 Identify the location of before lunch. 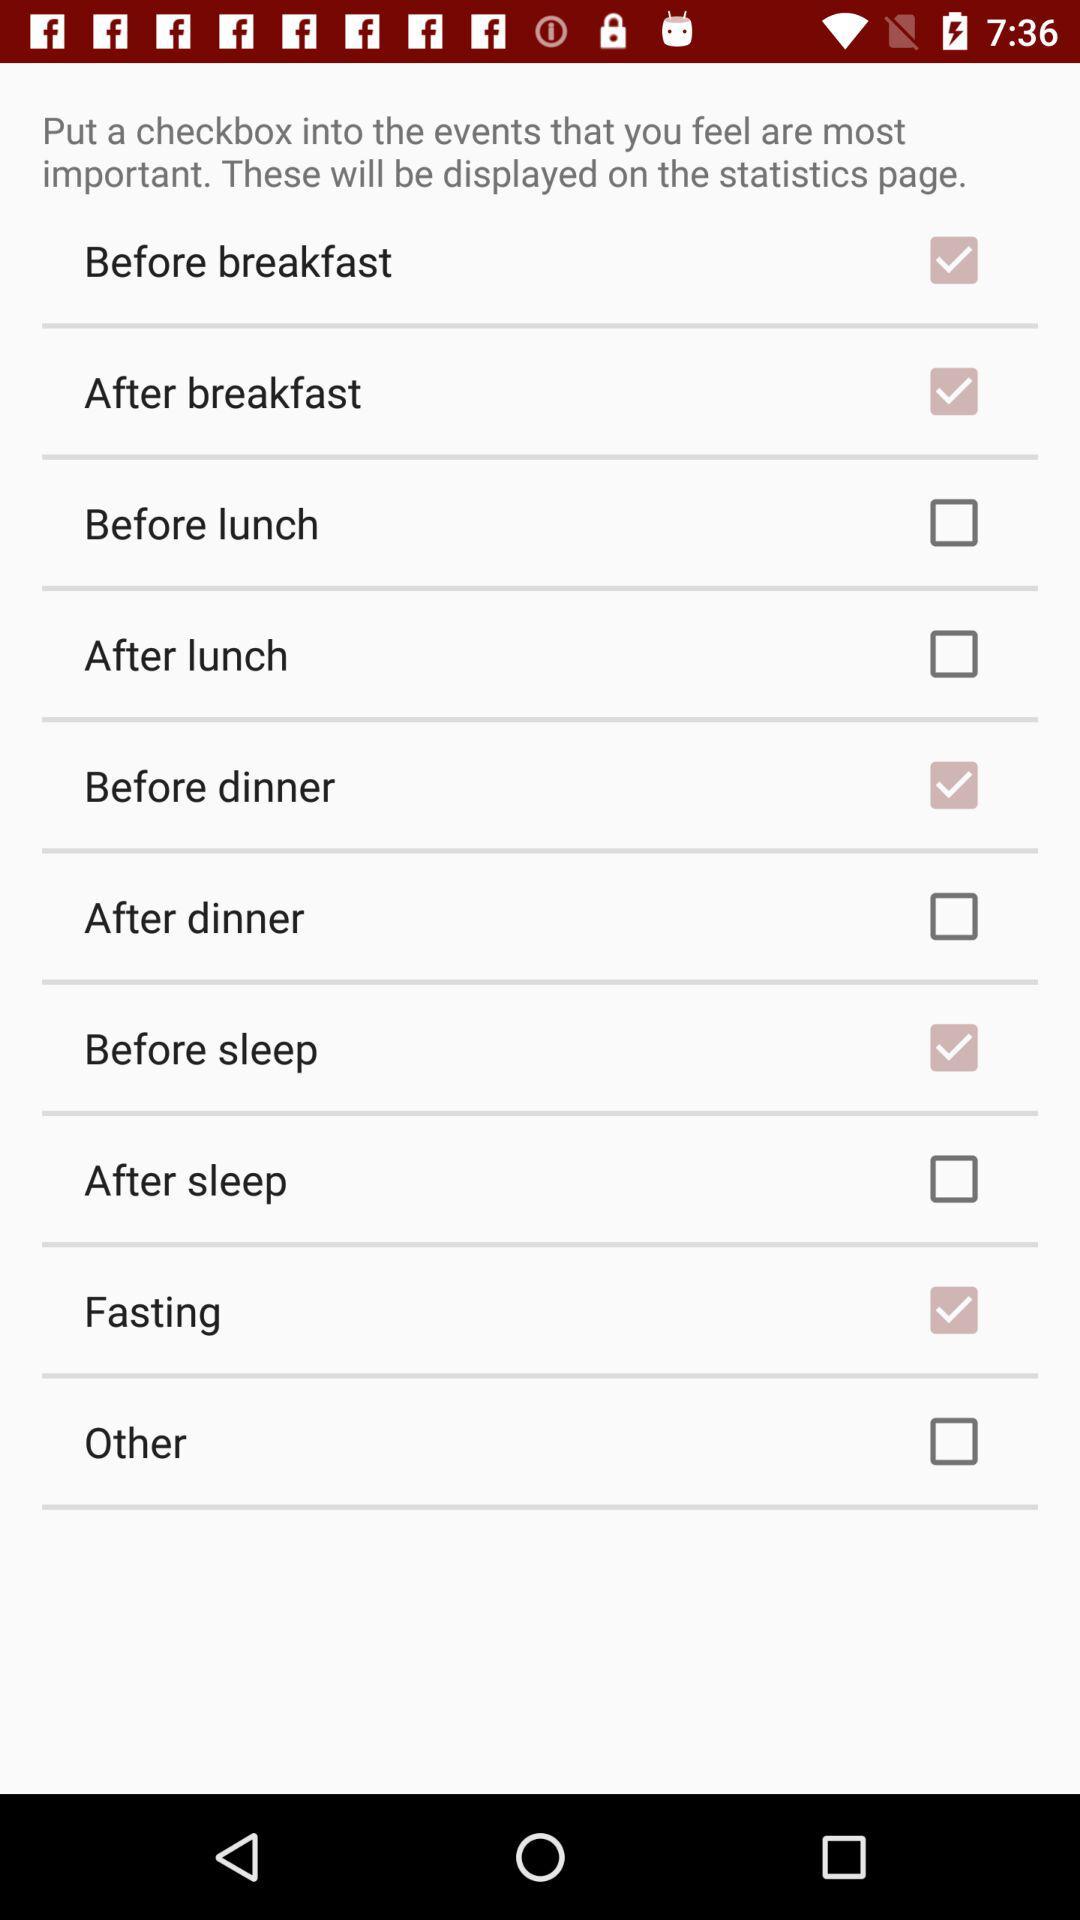
(540, 522).